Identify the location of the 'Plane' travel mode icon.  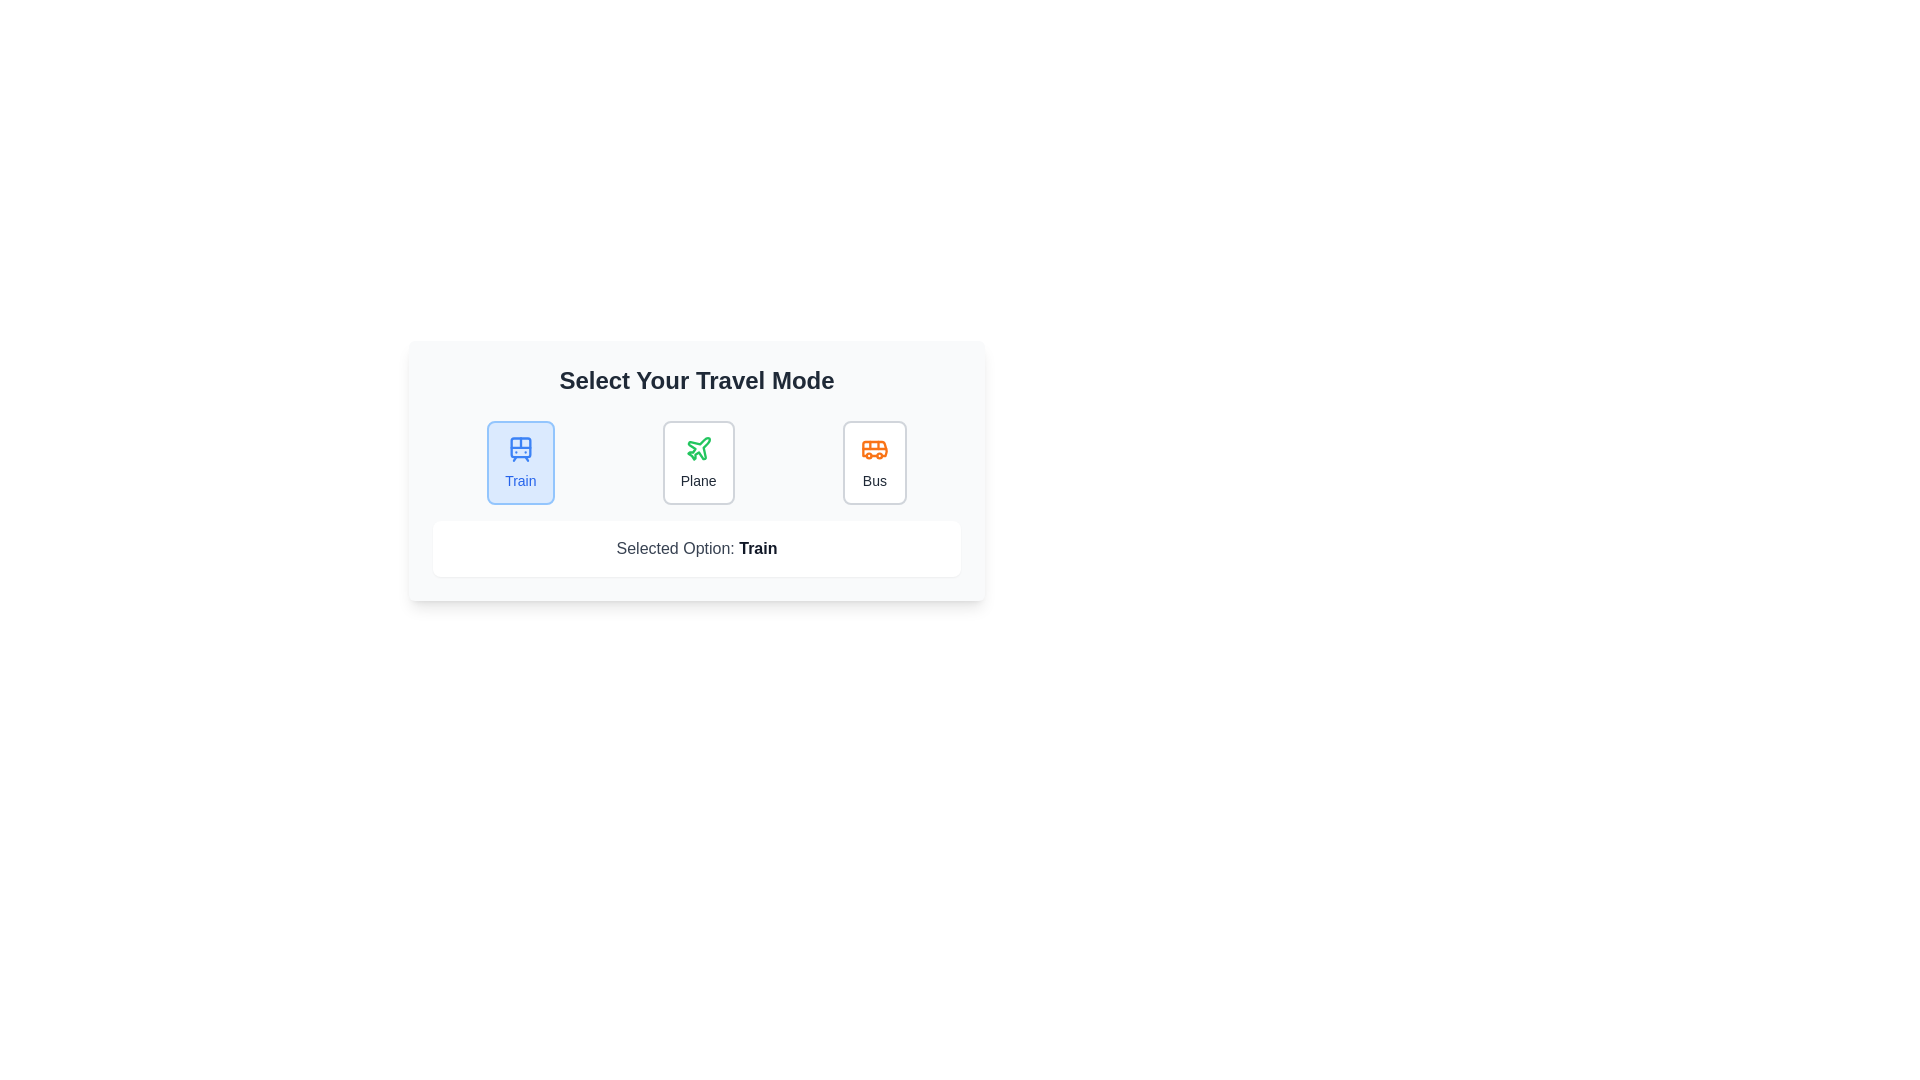
(698, 447).